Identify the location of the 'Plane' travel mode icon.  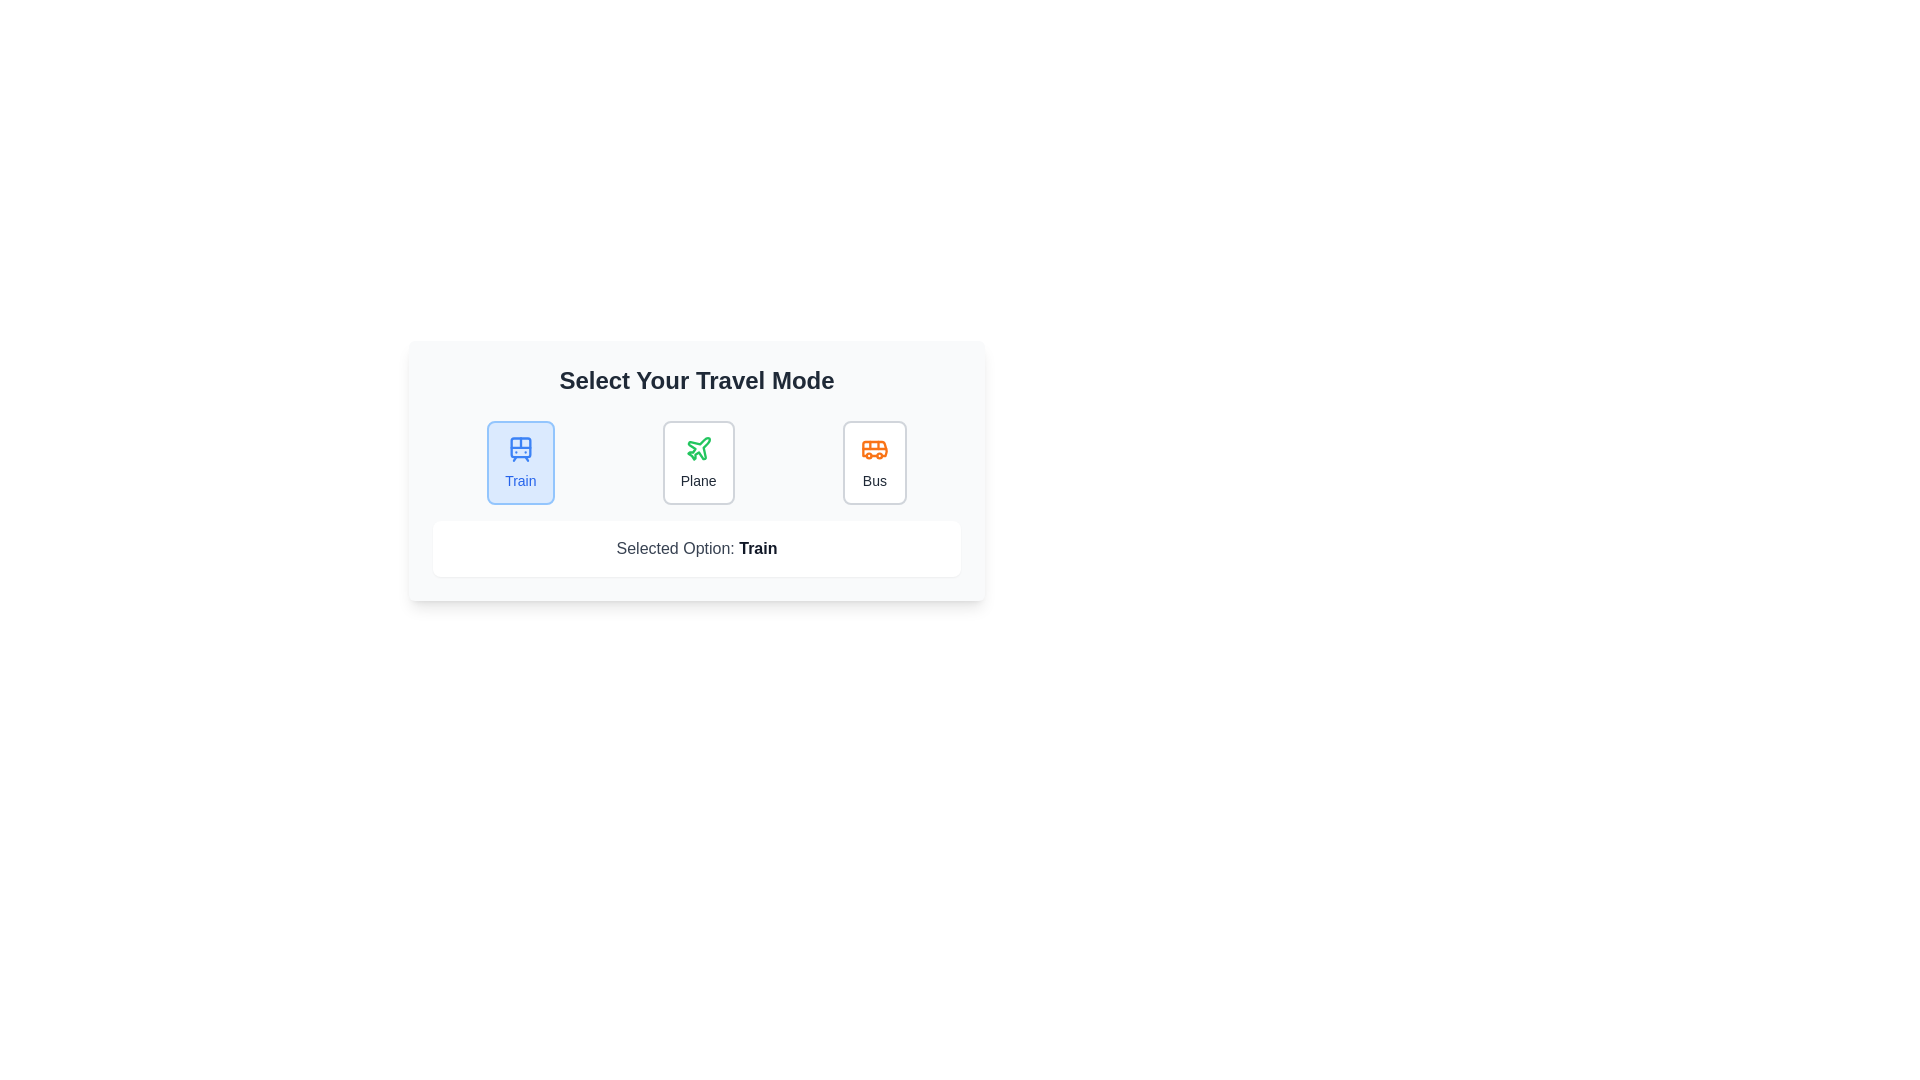
(698, 447).